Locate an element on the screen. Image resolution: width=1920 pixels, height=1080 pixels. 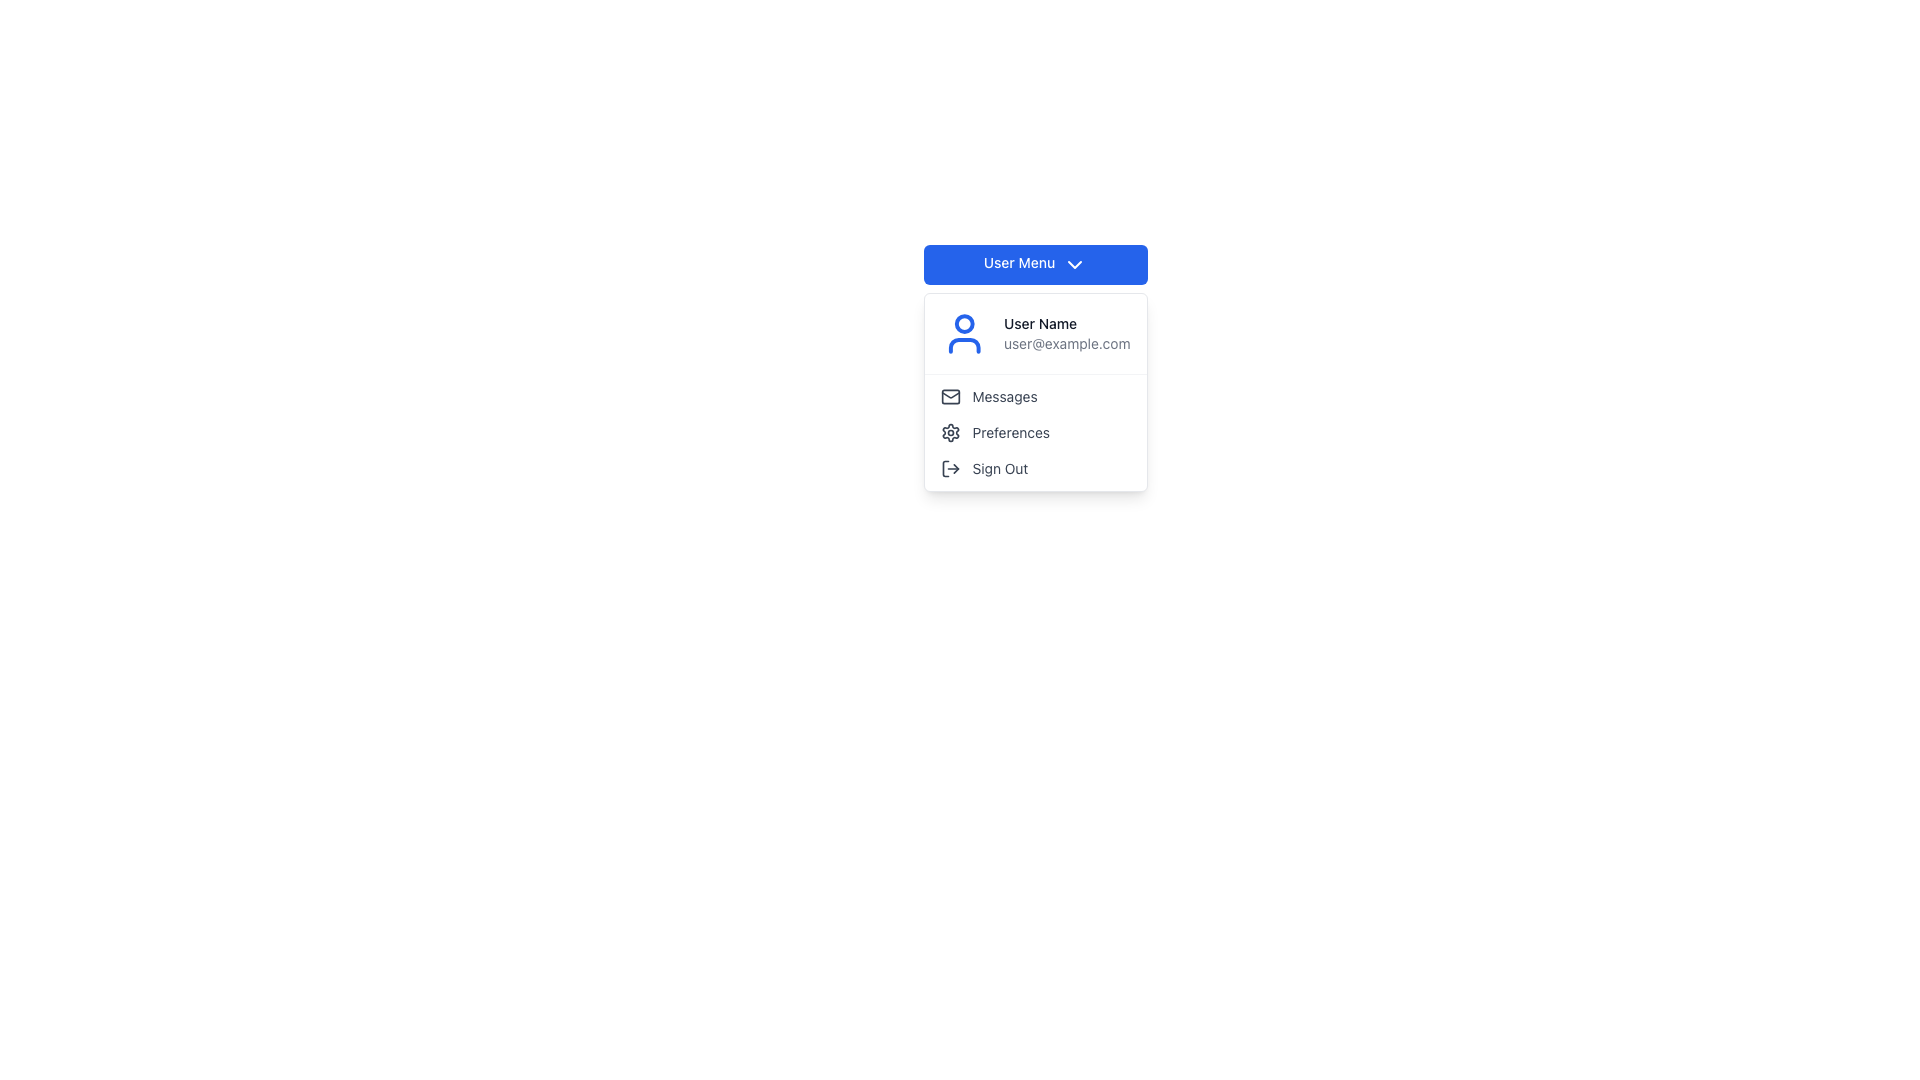
the decorative vector graphic representing the log-out symbol in the user menu, located adjacent to the 'Sign Out' text is located at coordinates (944, 469).